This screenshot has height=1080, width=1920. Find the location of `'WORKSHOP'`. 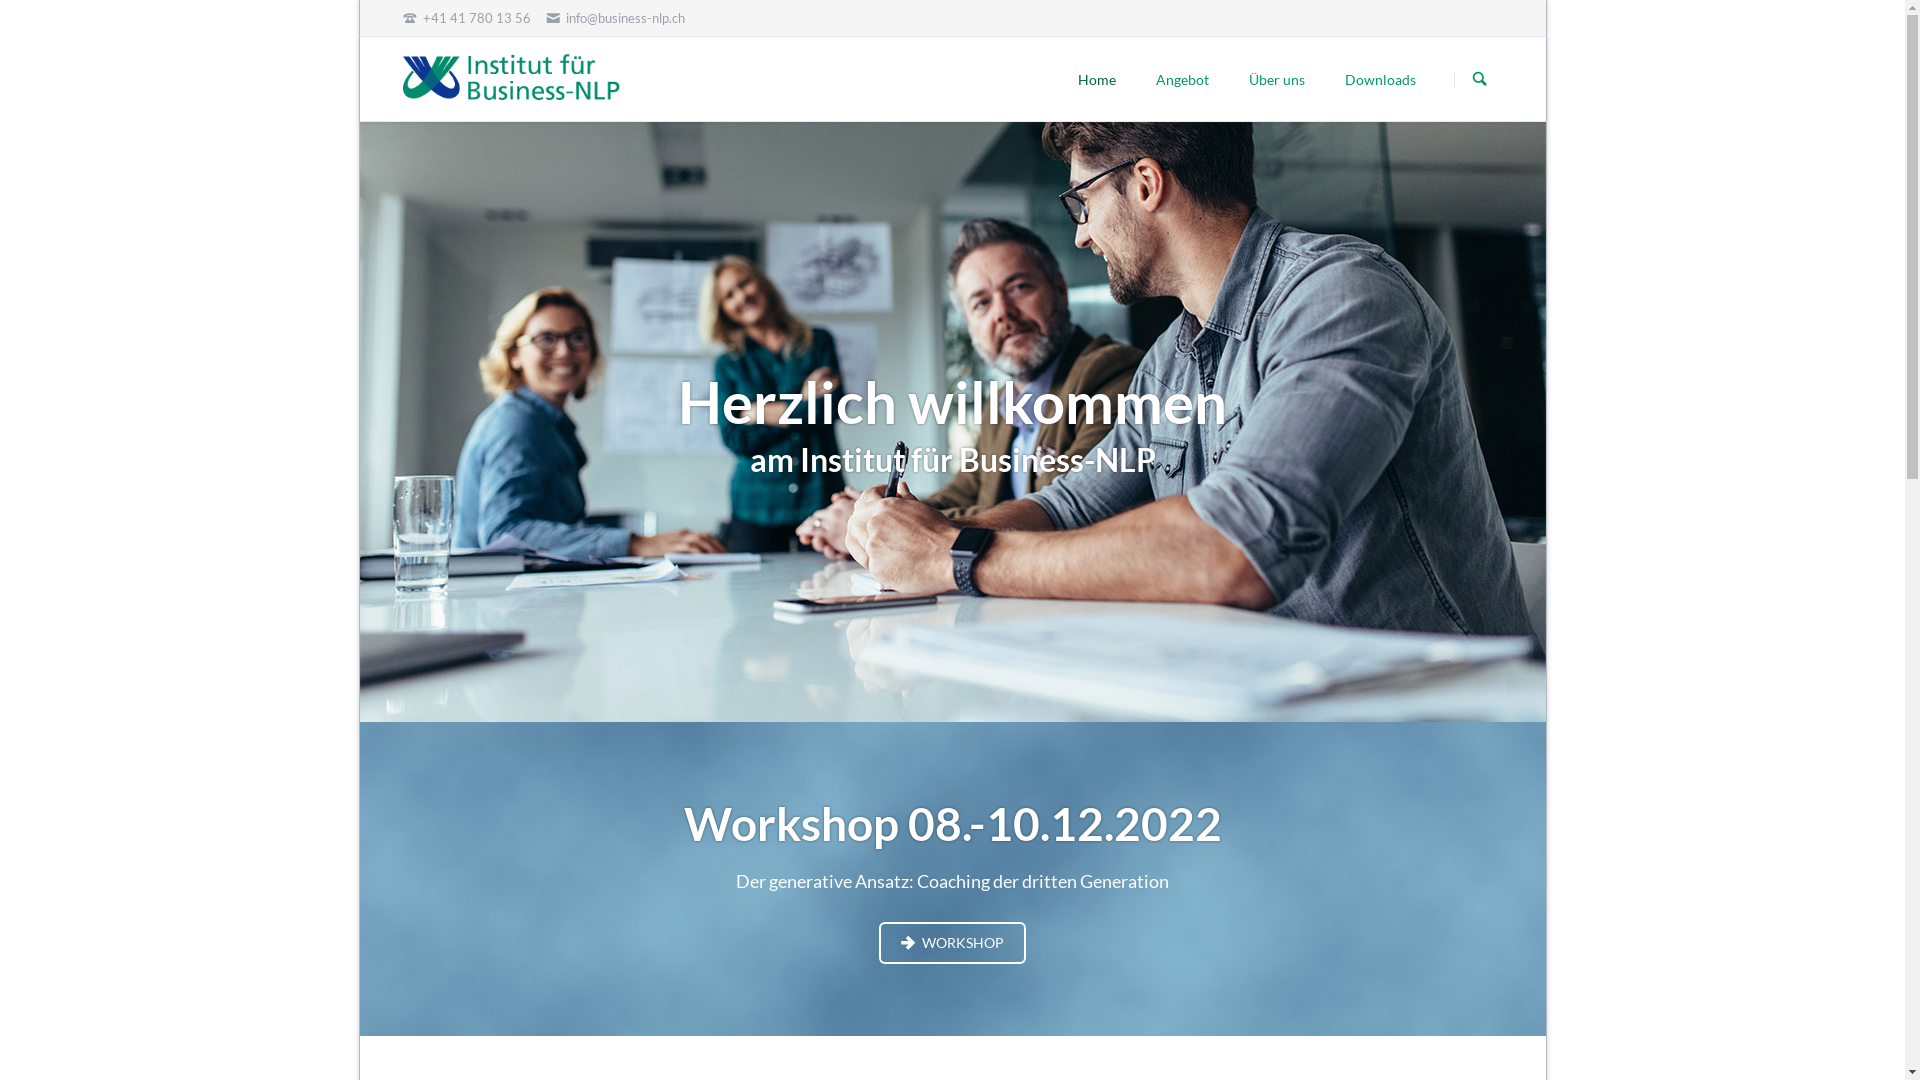

'WORKSHOP' is located at coordinates (950, 942).